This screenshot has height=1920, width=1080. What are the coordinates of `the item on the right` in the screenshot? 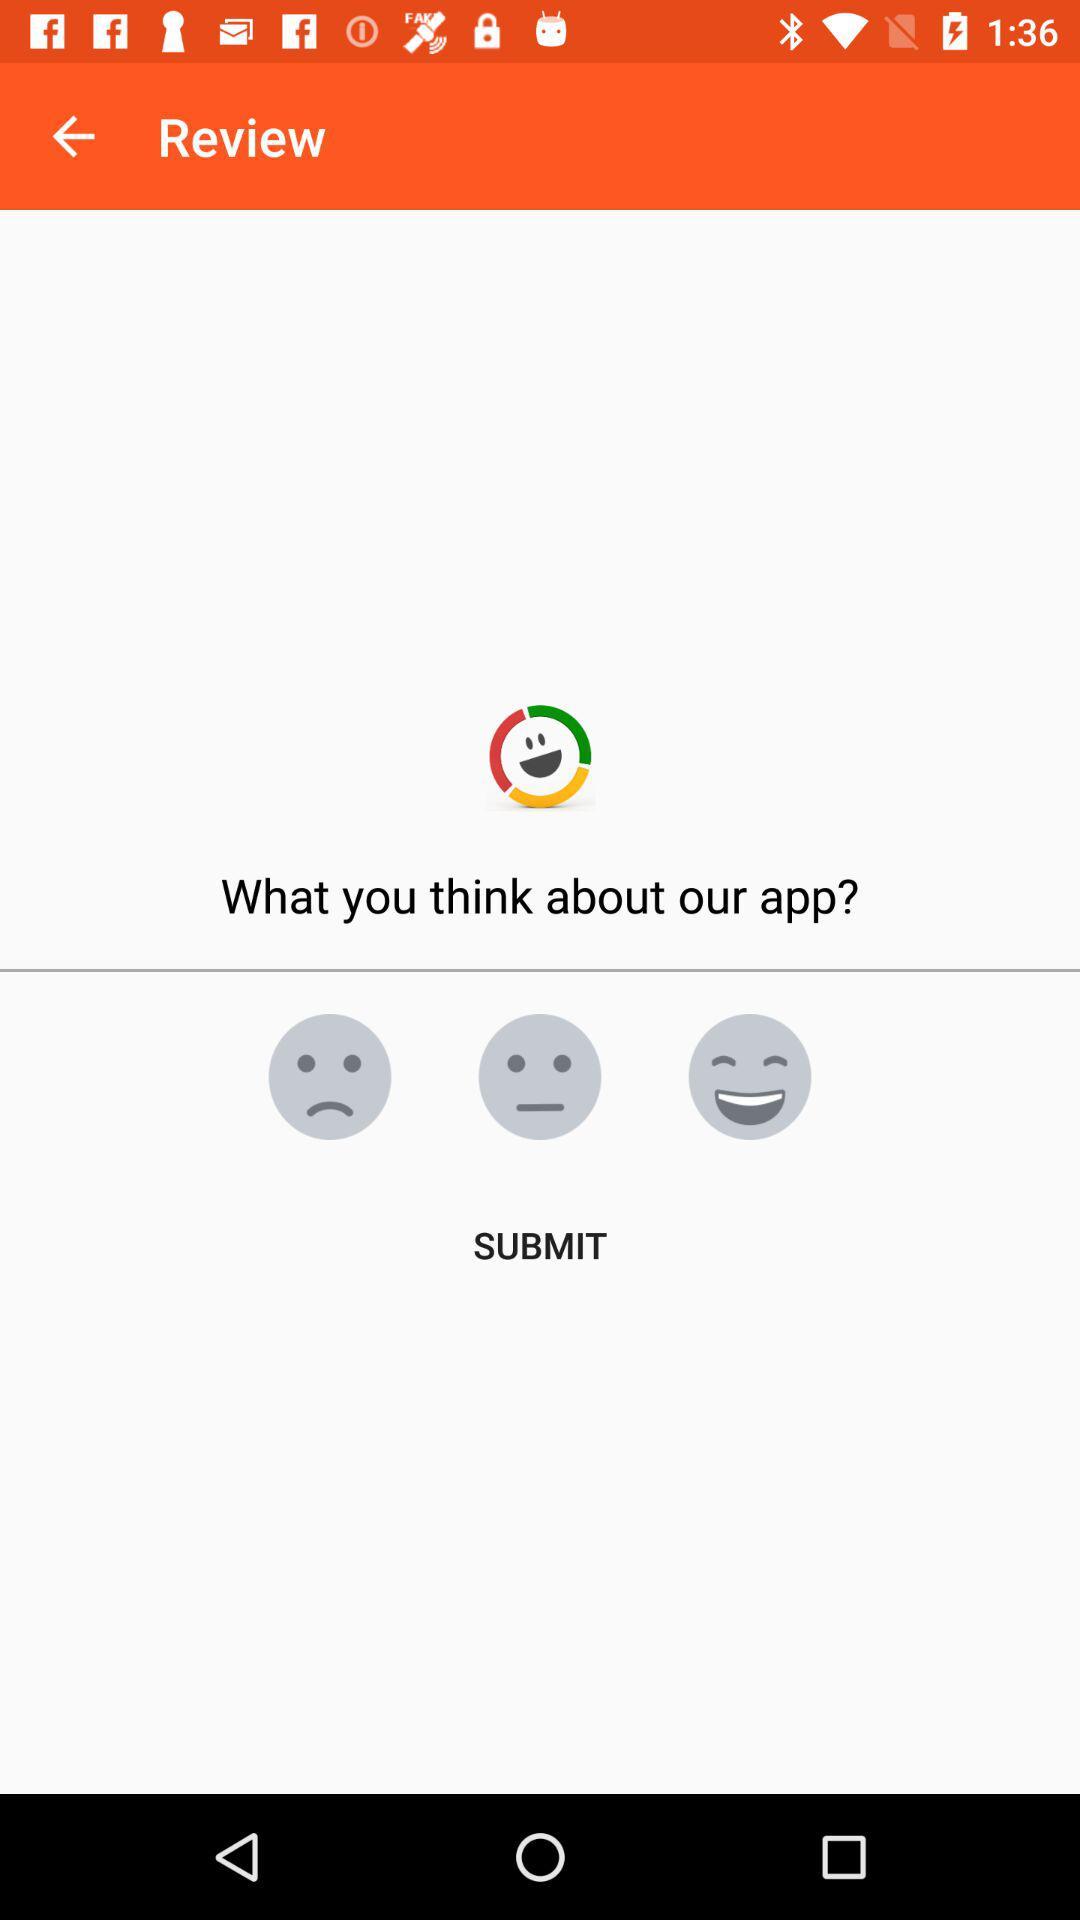 It's located at (749, 1075).